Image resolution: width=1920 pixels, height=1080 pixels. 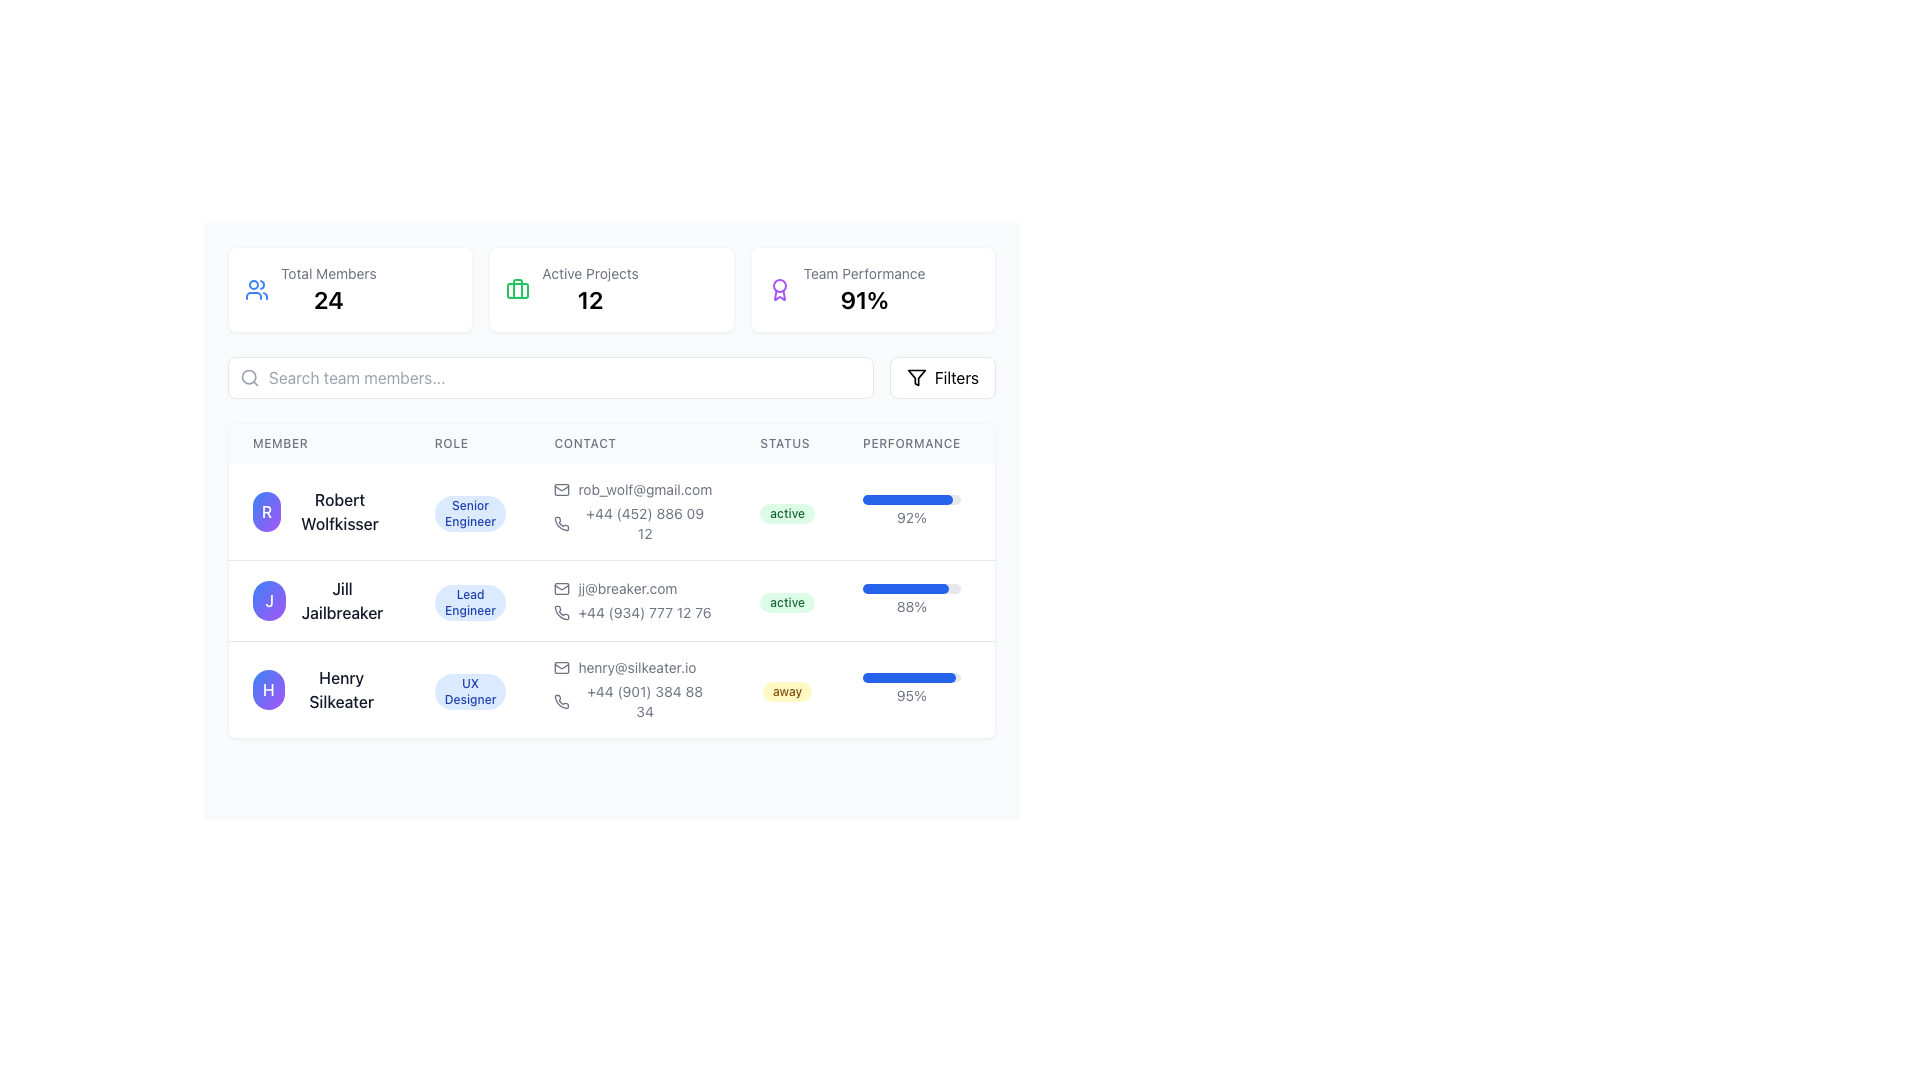 I want to click on the label in the 'ROLE' column that indicates the designation of the team member, Jill Jailbreaker, located in the second row of the team information table, so click(x=469, y=601).